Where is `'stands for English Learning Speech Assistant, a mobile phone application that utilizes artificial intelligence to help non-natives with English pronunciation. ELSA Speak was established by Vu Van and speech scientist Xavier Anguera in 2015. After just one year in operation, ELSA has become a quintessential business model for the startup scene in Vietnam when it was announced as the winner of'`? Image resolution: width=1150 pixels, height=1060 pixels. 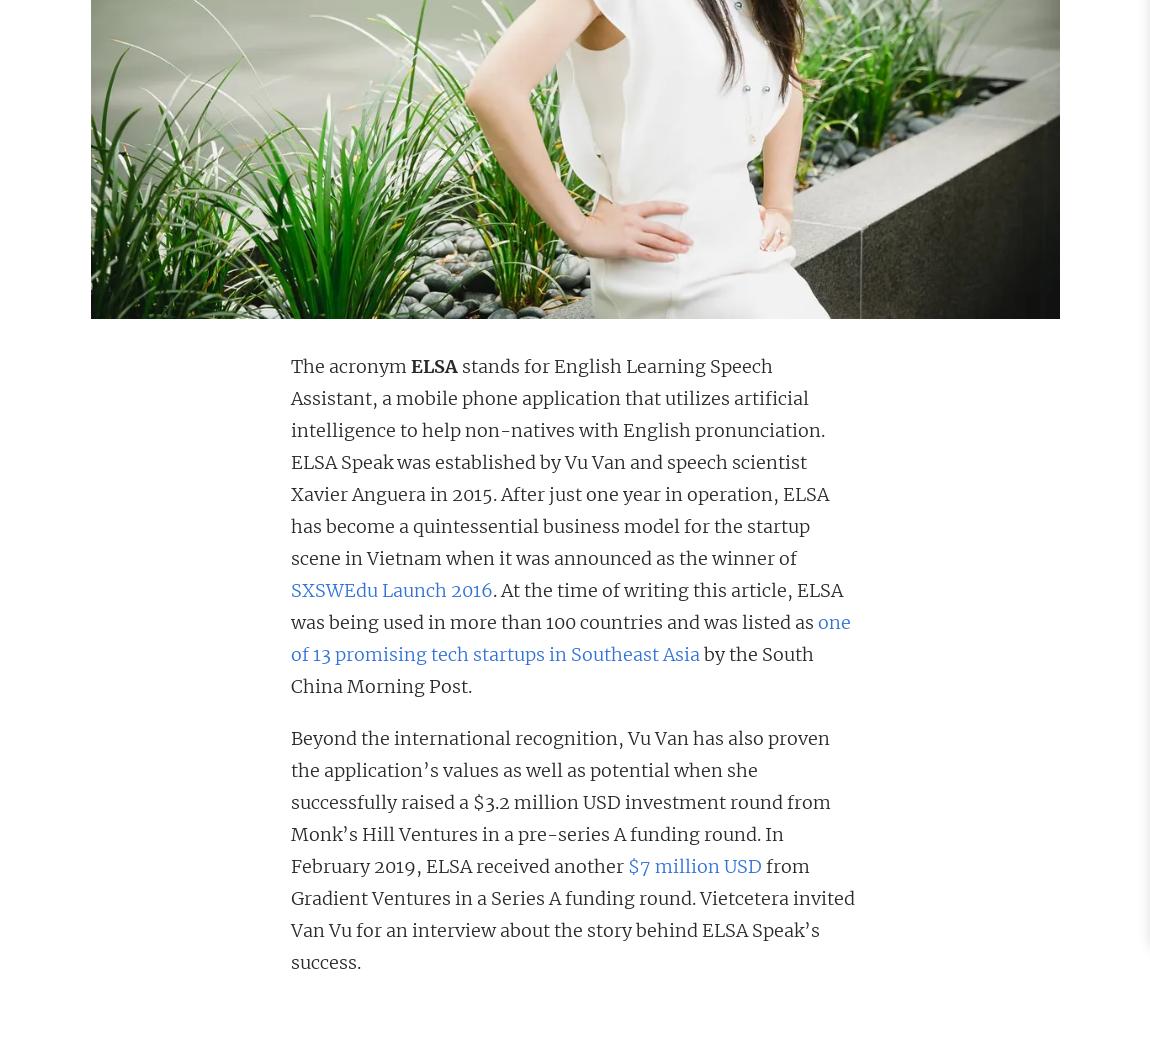
'stands for English Learning Speech Assistant, a mobile phone application that utilizes artificial intelligence to help non-natives with English pronunciation. ELSA Speak was established by Vu Van and speech scientist Xavier Anguera in 2015. After just one year in operation, ELSA has become a quintessential business model for the startup scene in Vietnam when it was announced as the winner of' is located at coordinates (560, 461).